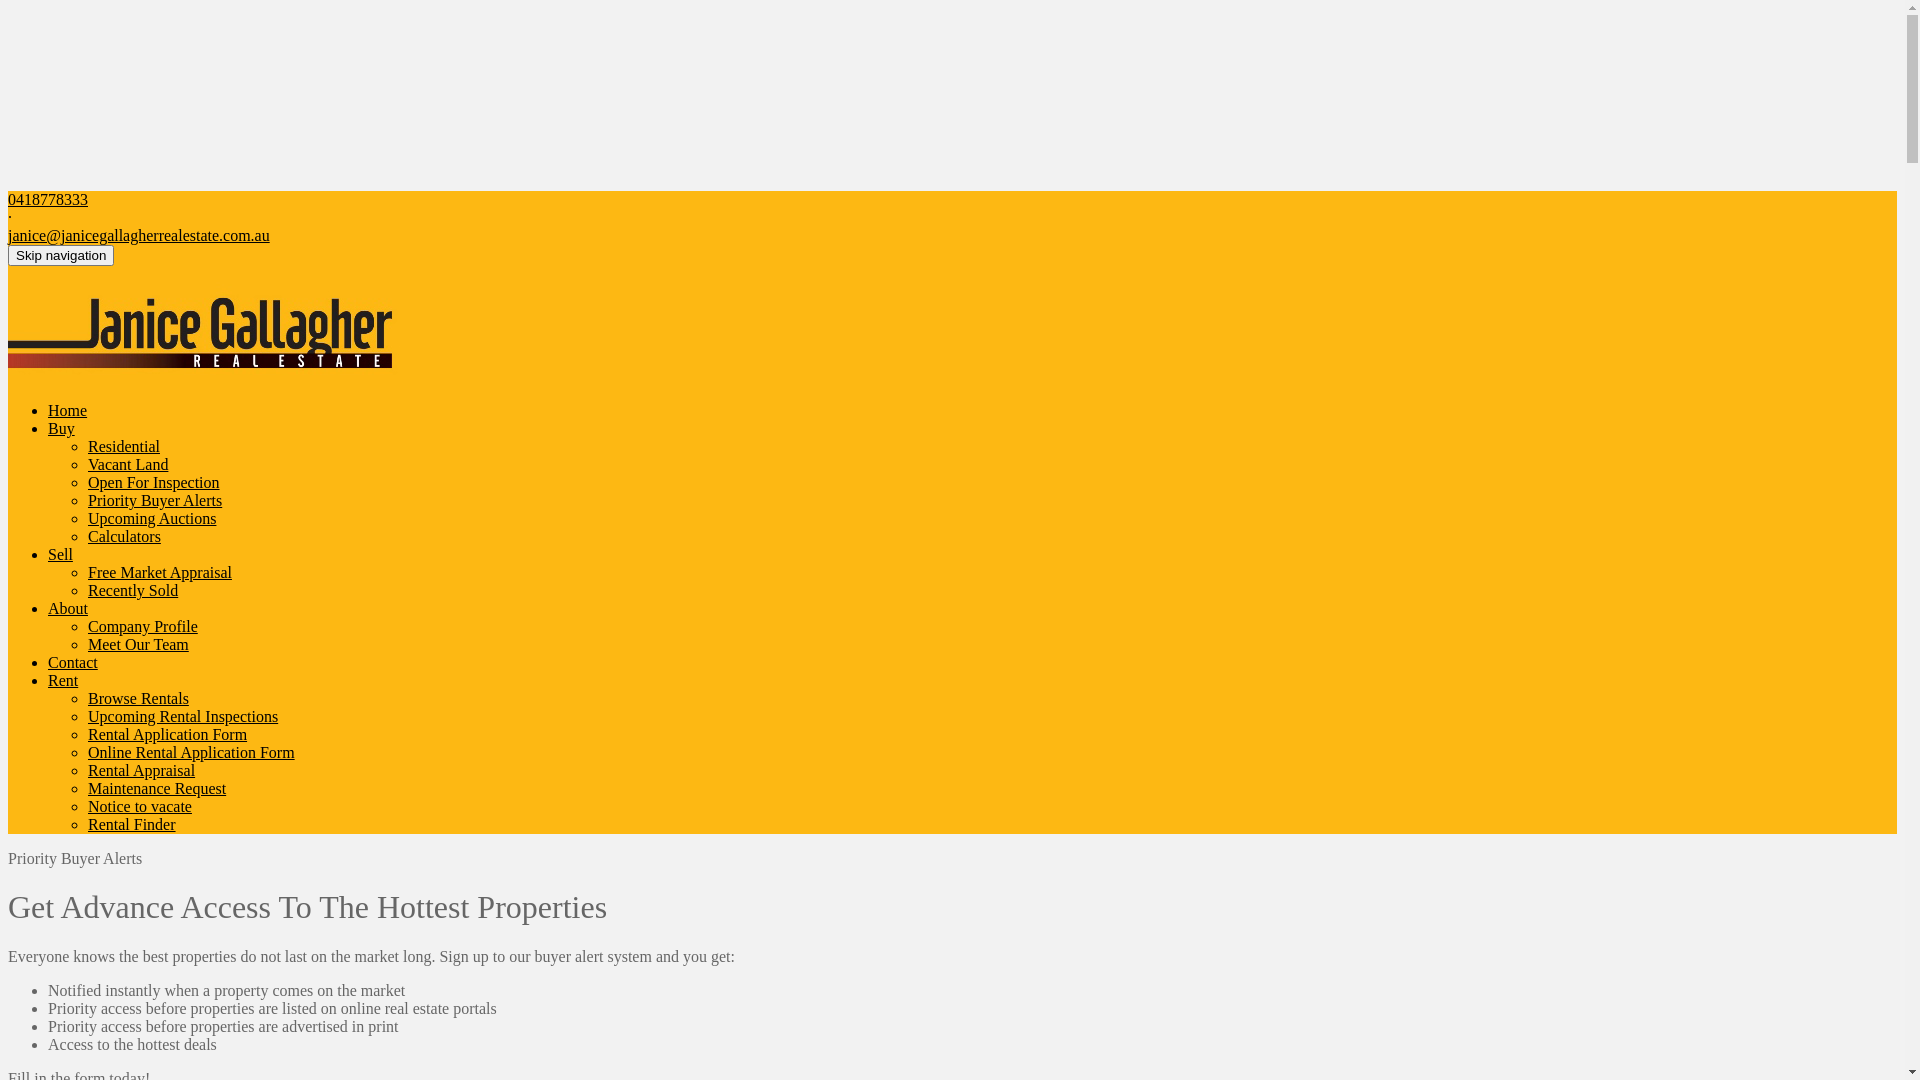 The height and width of the screenshot is (1080, 1920). I want to click on 'About', so click(67, 607).